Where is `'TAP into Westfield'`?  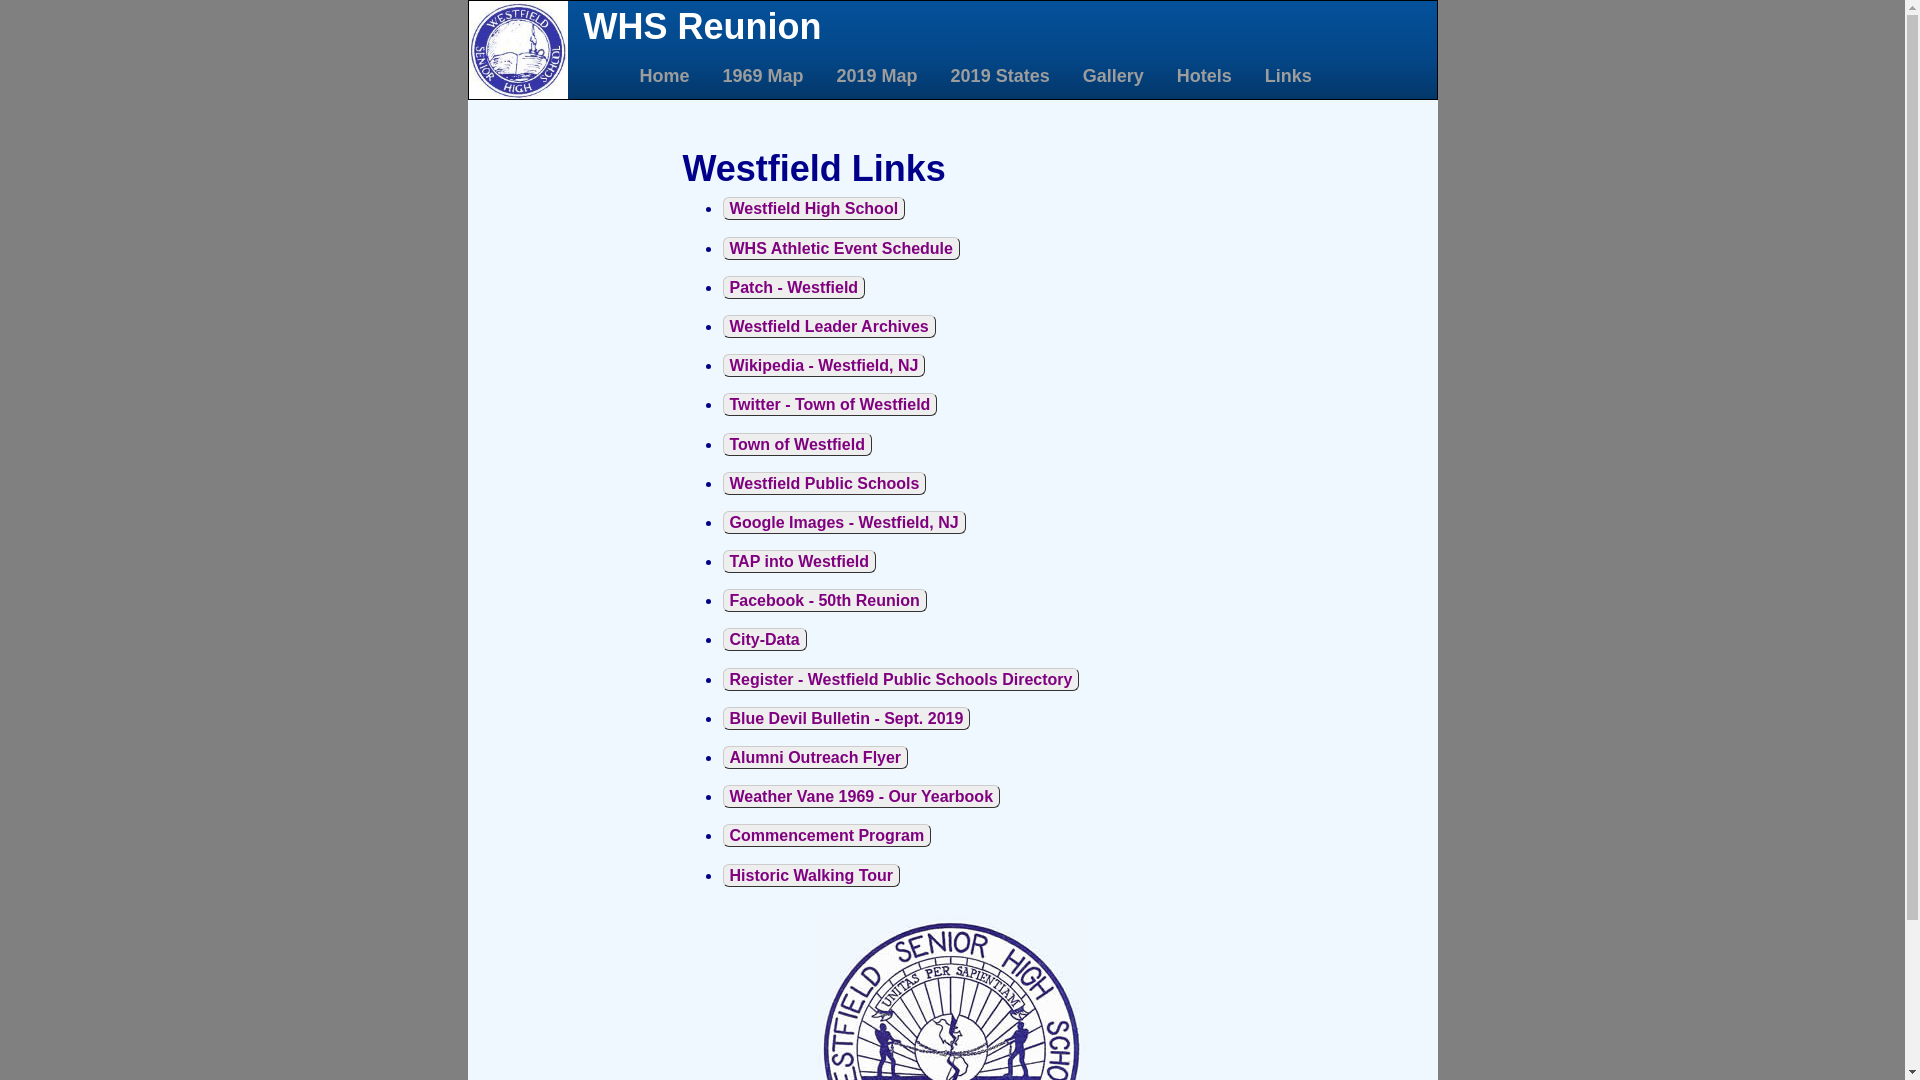
'TAP into Westfield' is located at coordinates (797, 561).